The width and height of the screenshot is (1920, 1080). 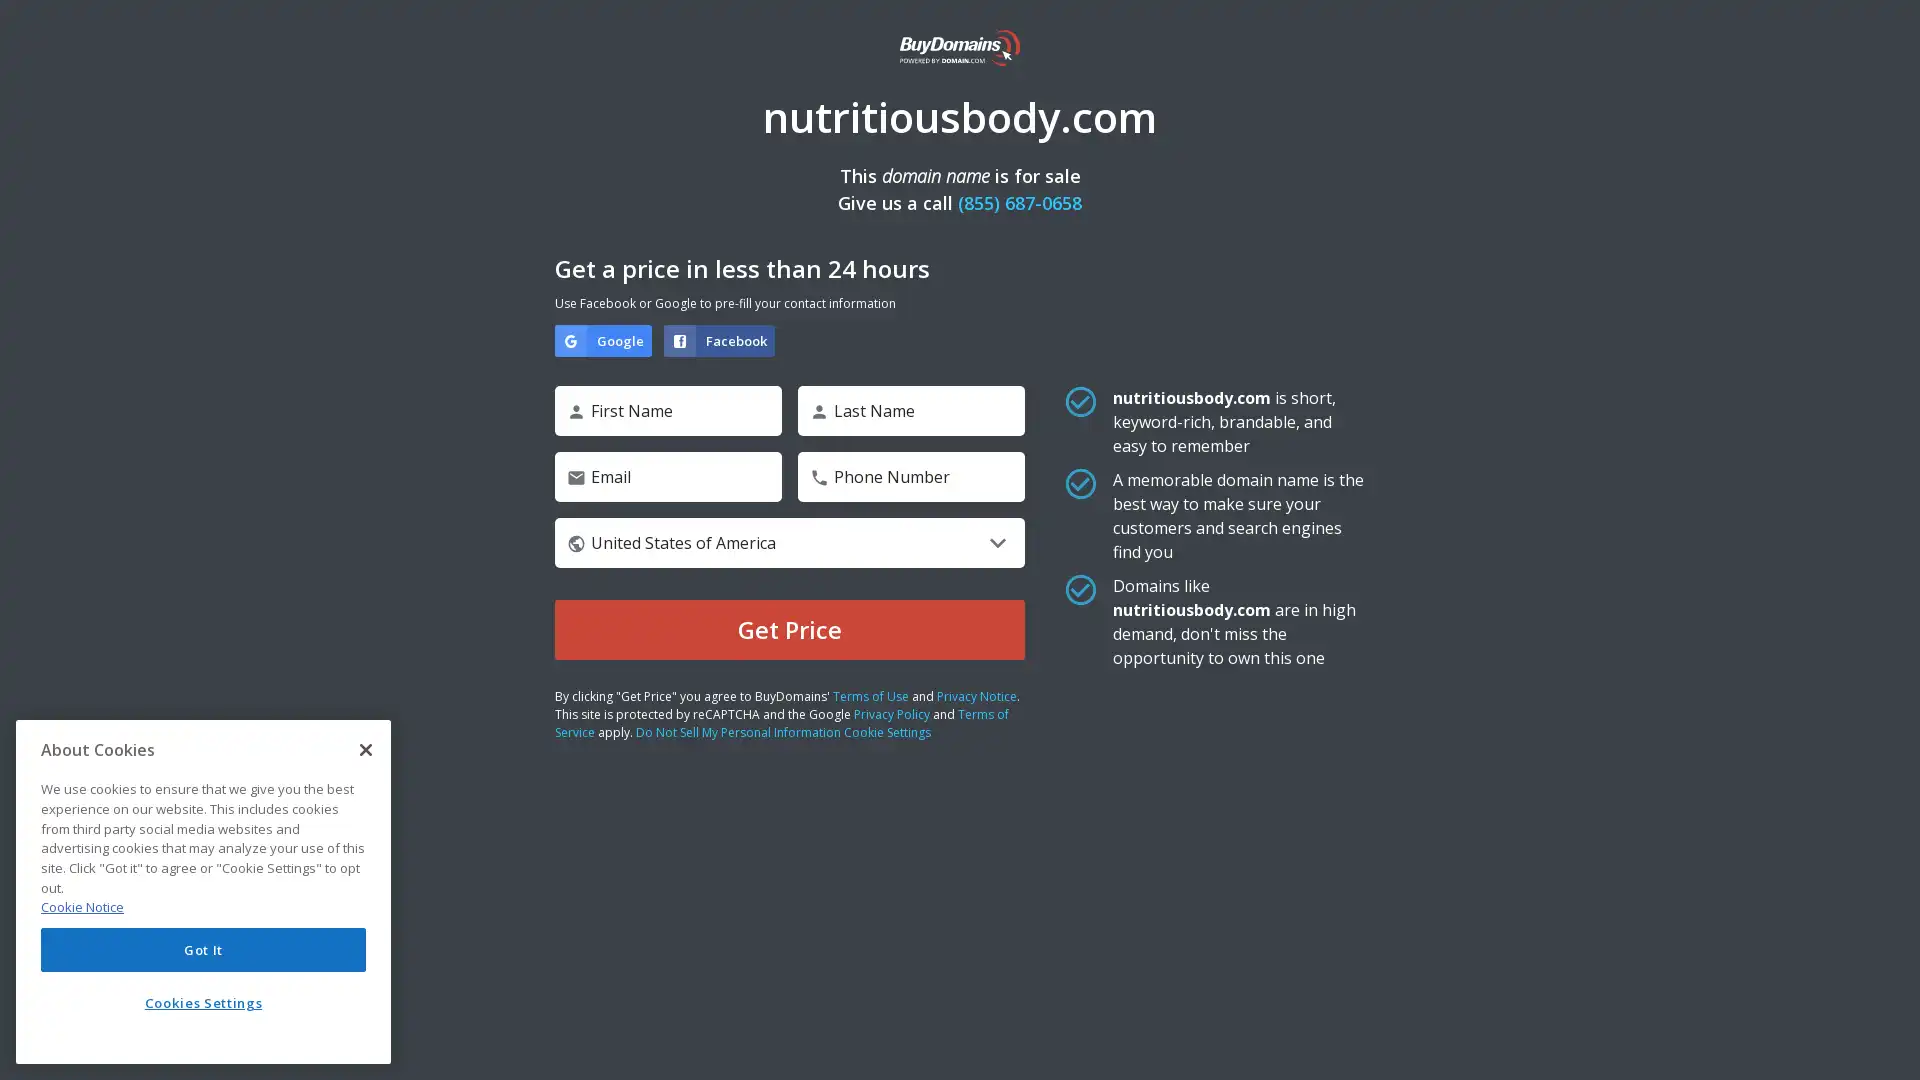 I want to click on Facebook, so click(x=719, y=339).